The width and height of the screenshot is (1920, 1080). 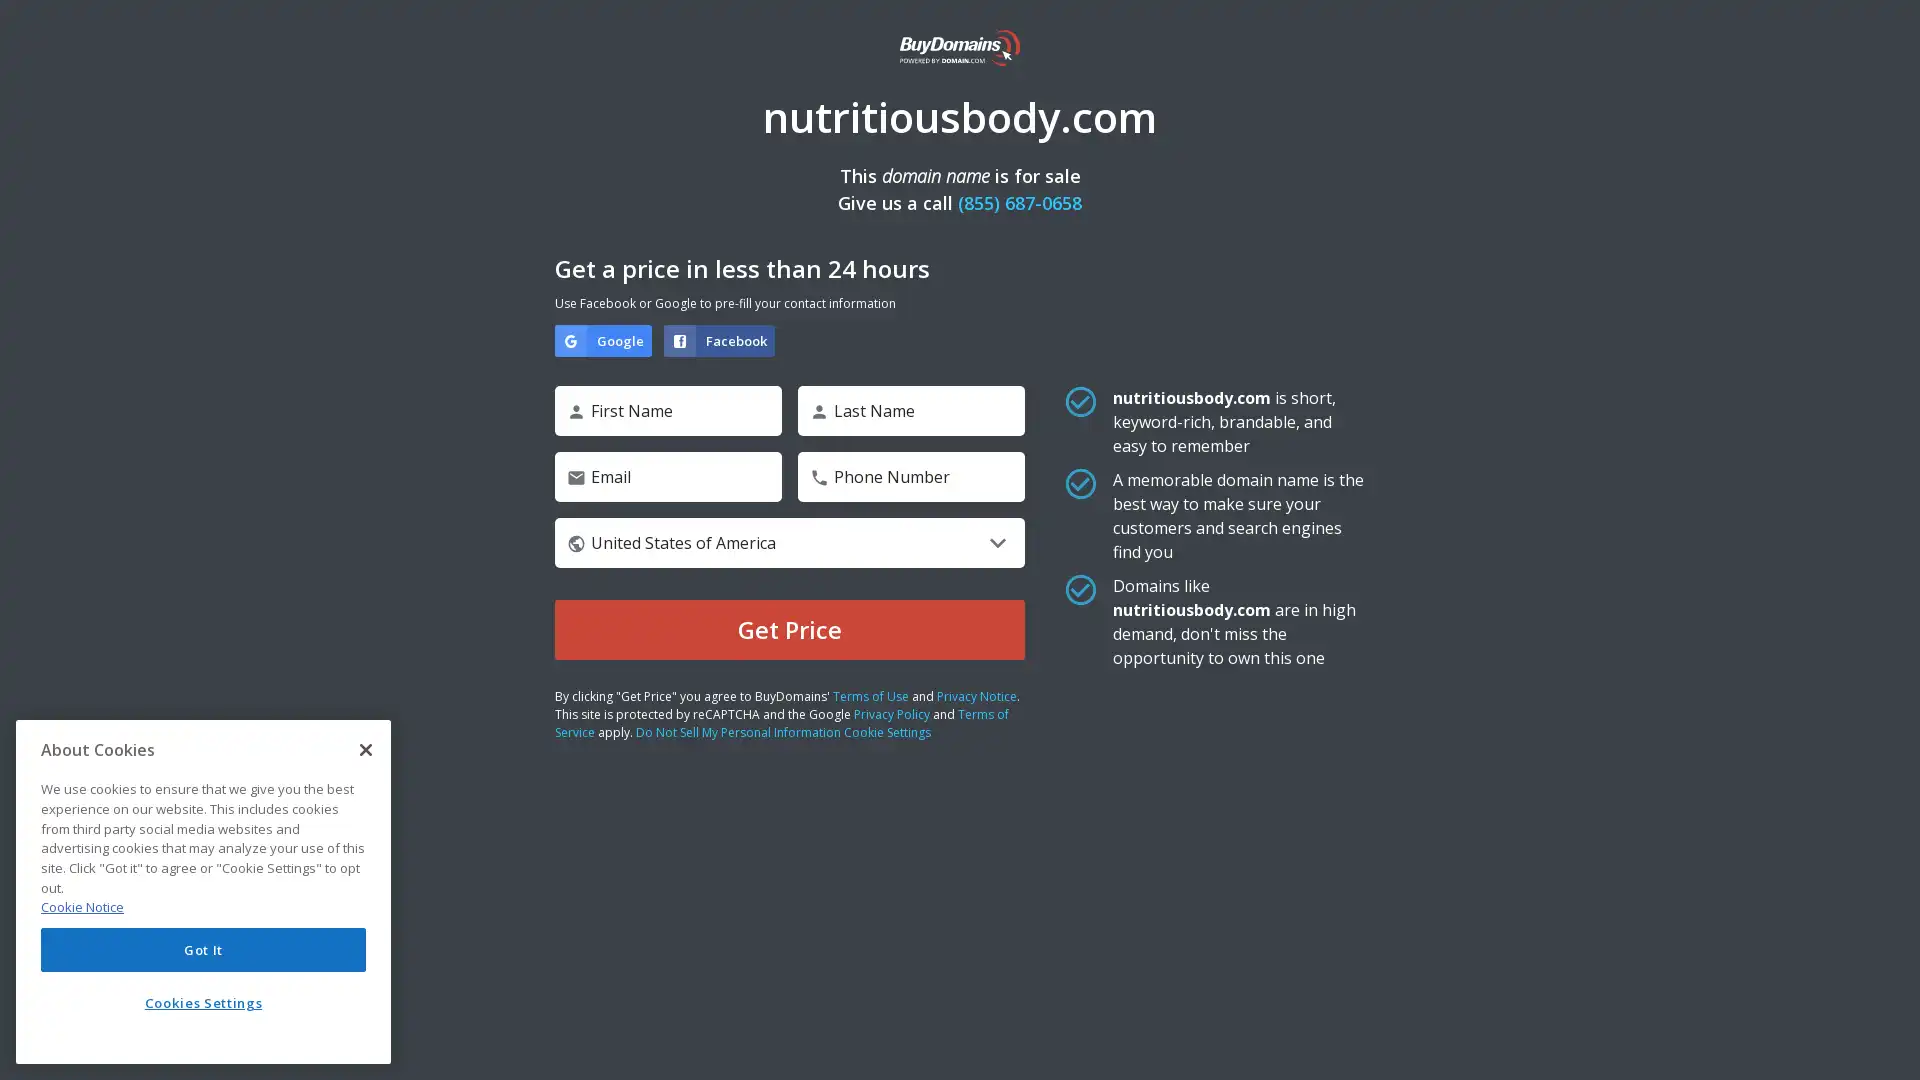 I want to click on Facebook, so click(x=719, y=339).